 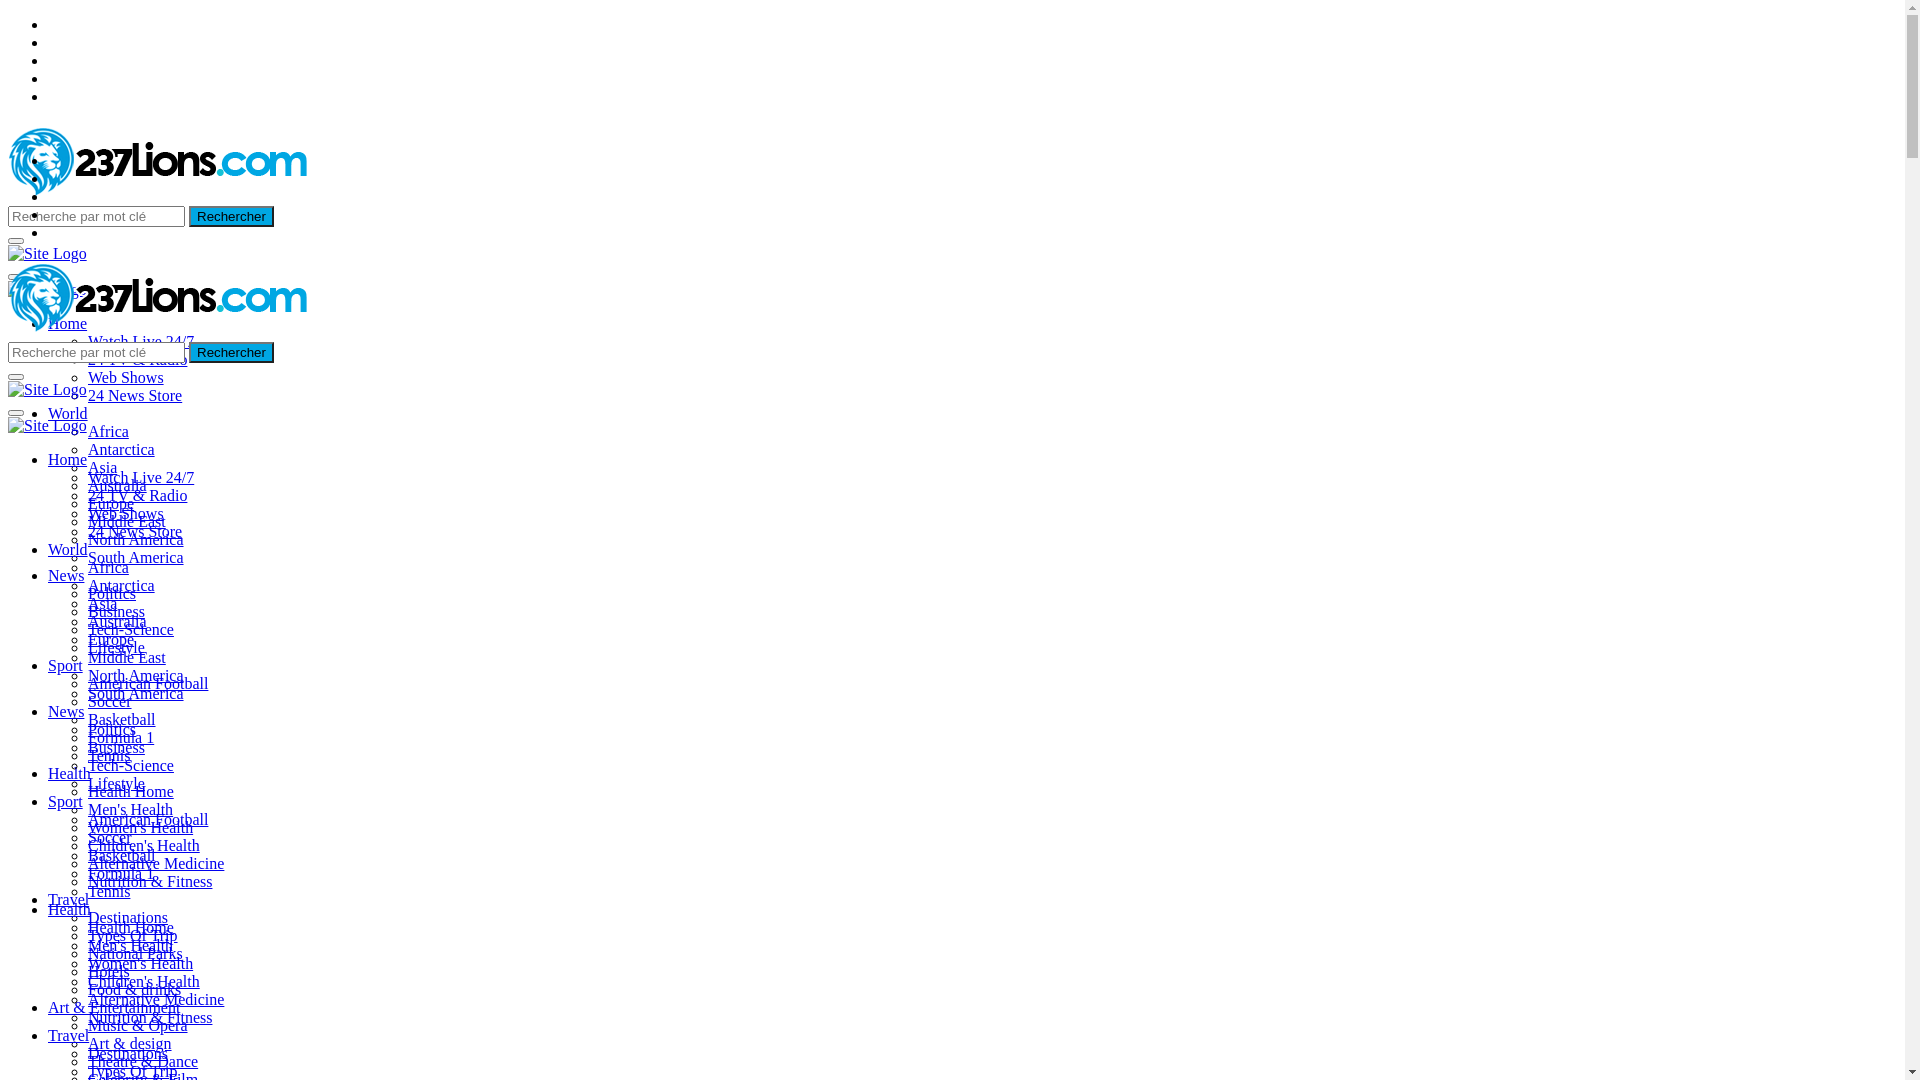 I want to click on 'American Football', so click(x=147, y=819).